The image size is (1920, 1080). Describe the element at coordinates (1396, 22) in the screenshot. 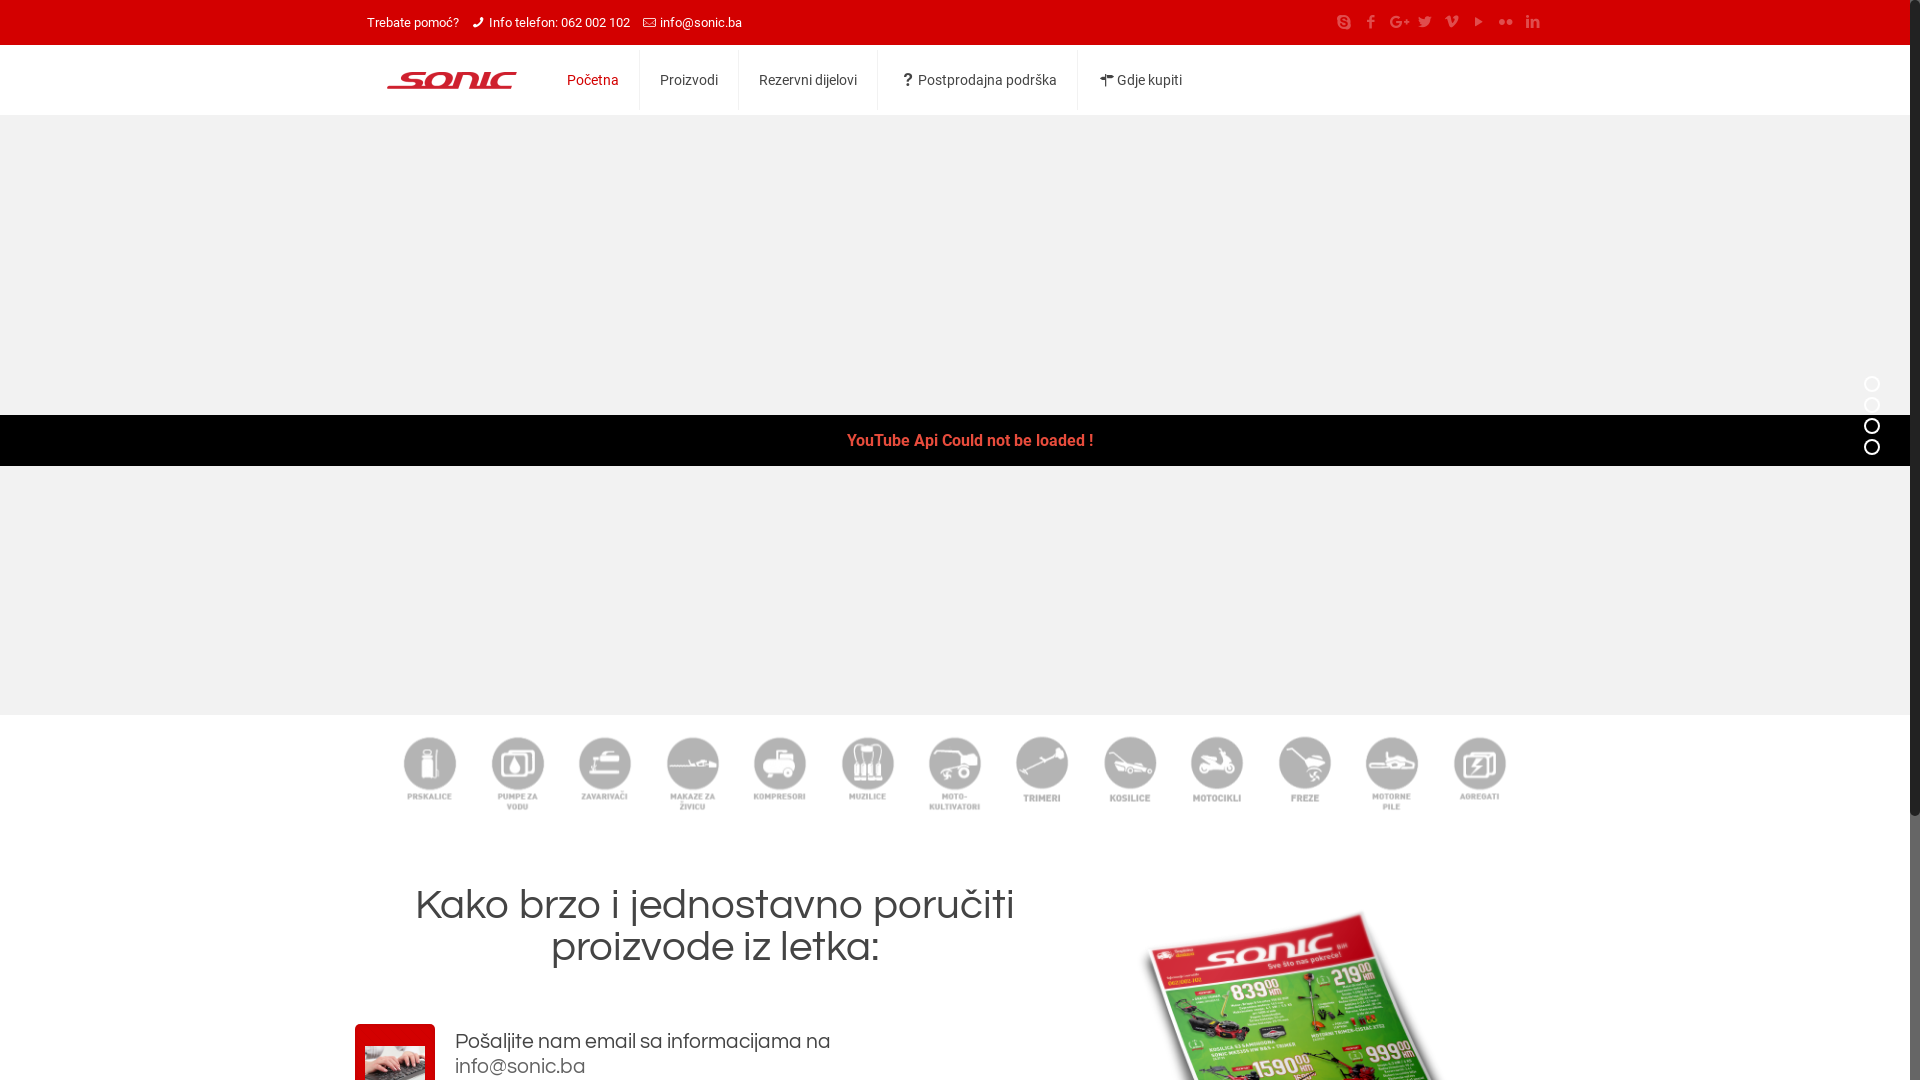

I see `'Google+'` at that location.